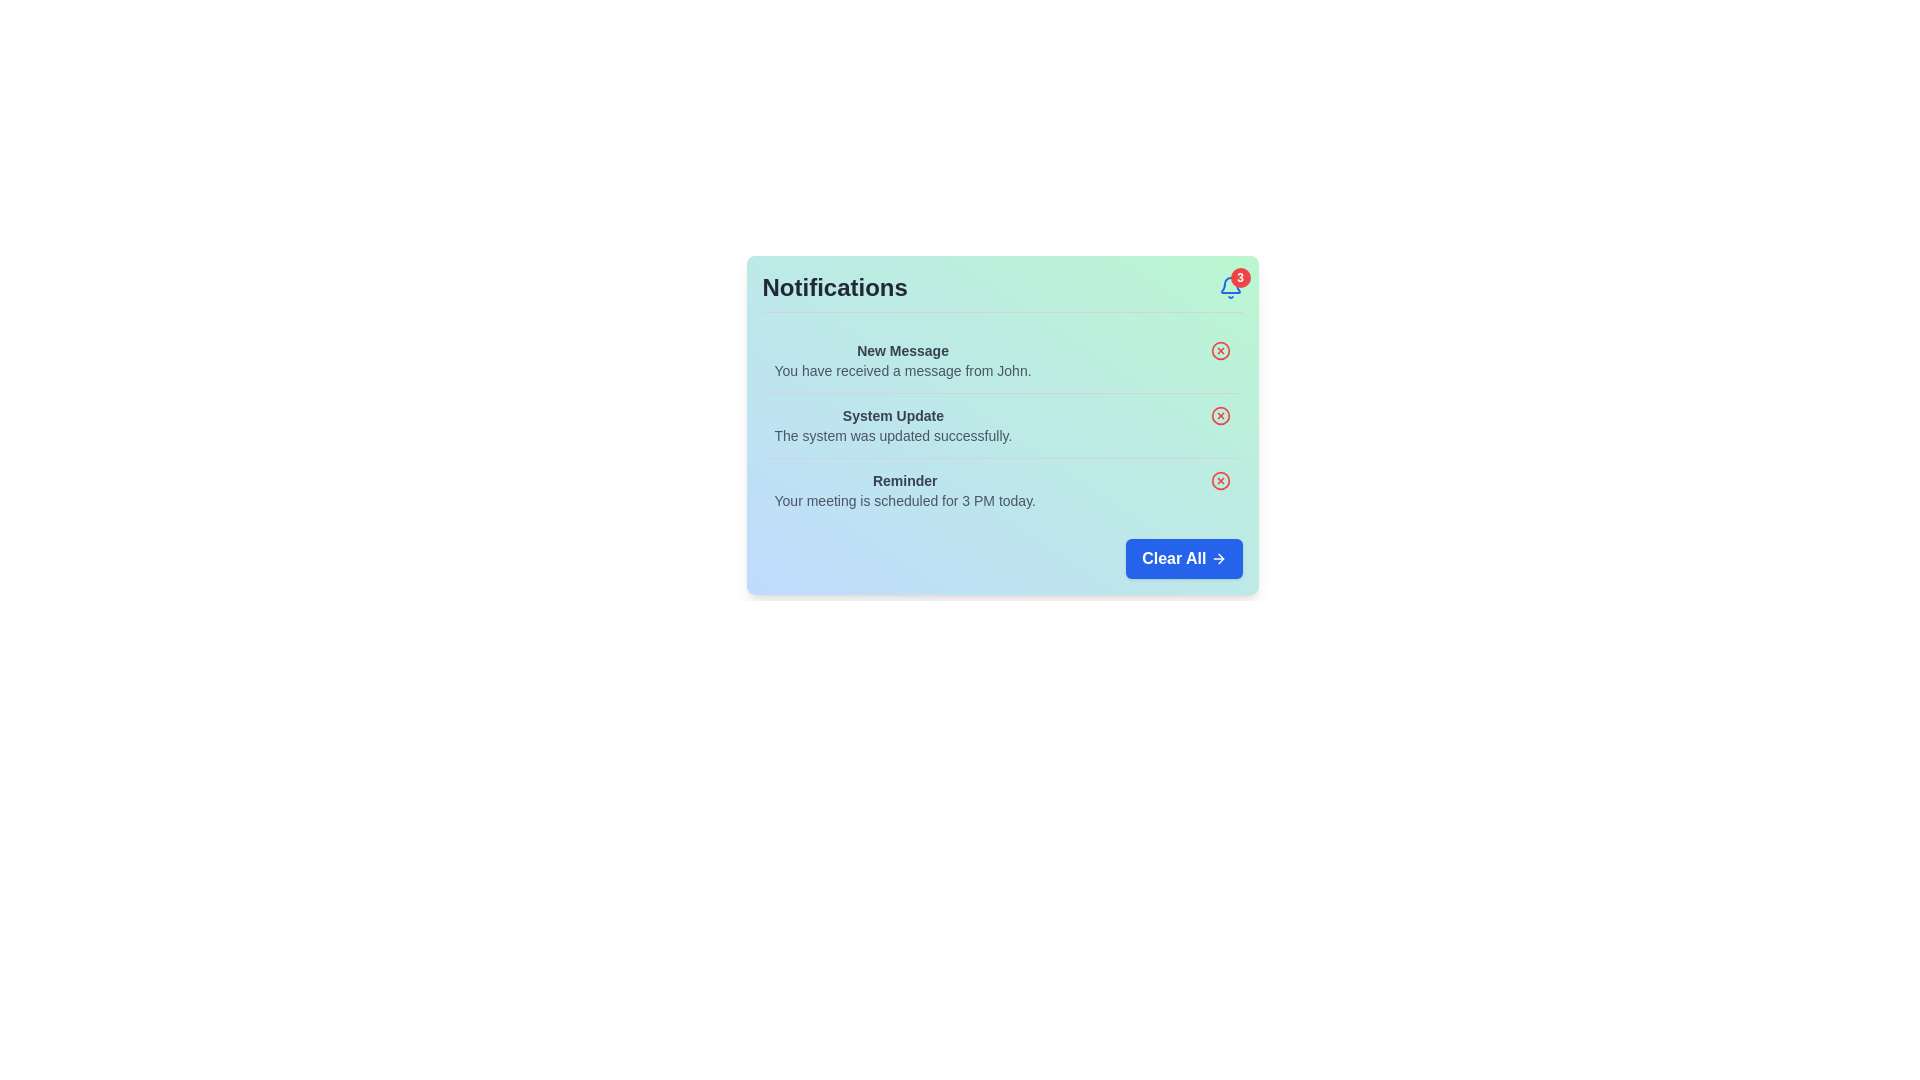 Image resolution: width=1920 pixels, height=1080 pixels. What do you see at coordinates (1239, 277) in the screenshot?
I see `the red badge indicating the number of new notifications located at the top-right corner of the notification bell icon` at bounding box center [1239, 277].